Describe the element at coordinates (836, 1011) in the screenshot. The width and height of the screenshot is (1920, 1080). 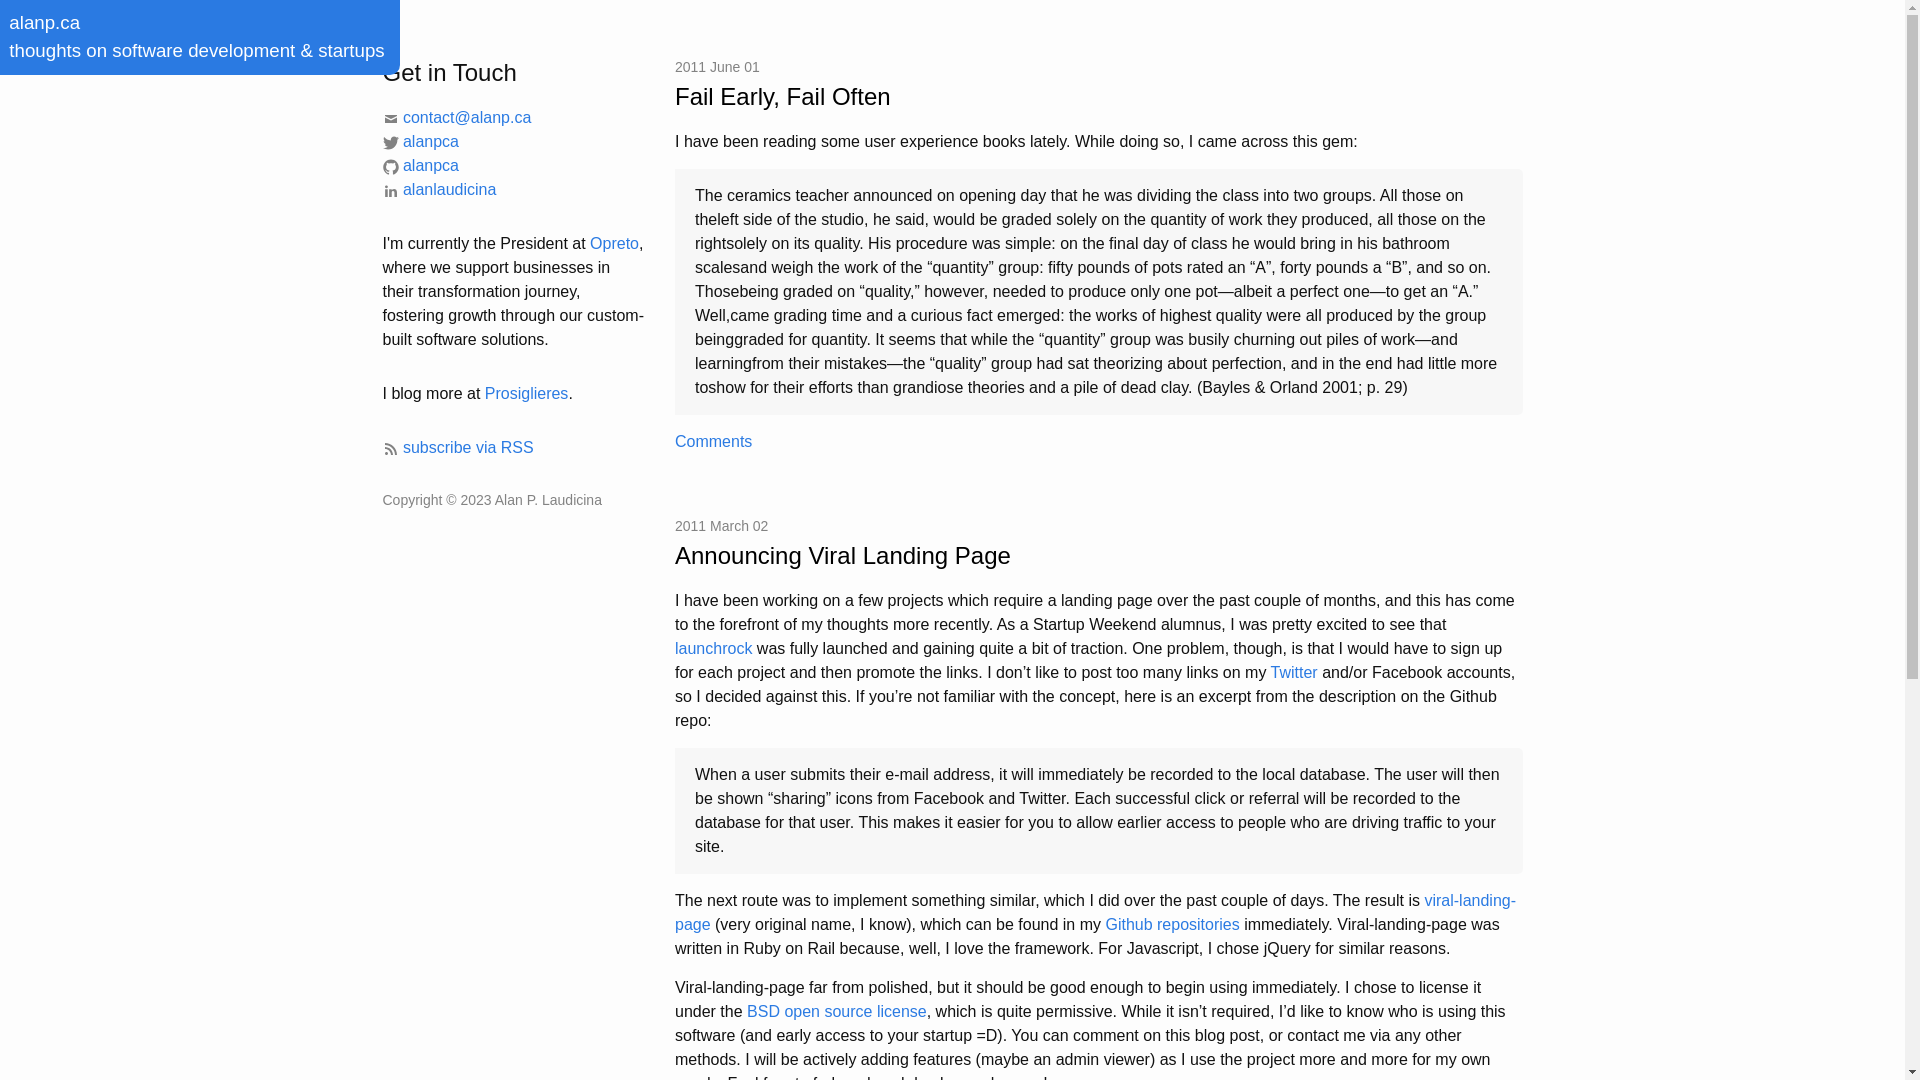
I see `'BSD open source license'` at that location.